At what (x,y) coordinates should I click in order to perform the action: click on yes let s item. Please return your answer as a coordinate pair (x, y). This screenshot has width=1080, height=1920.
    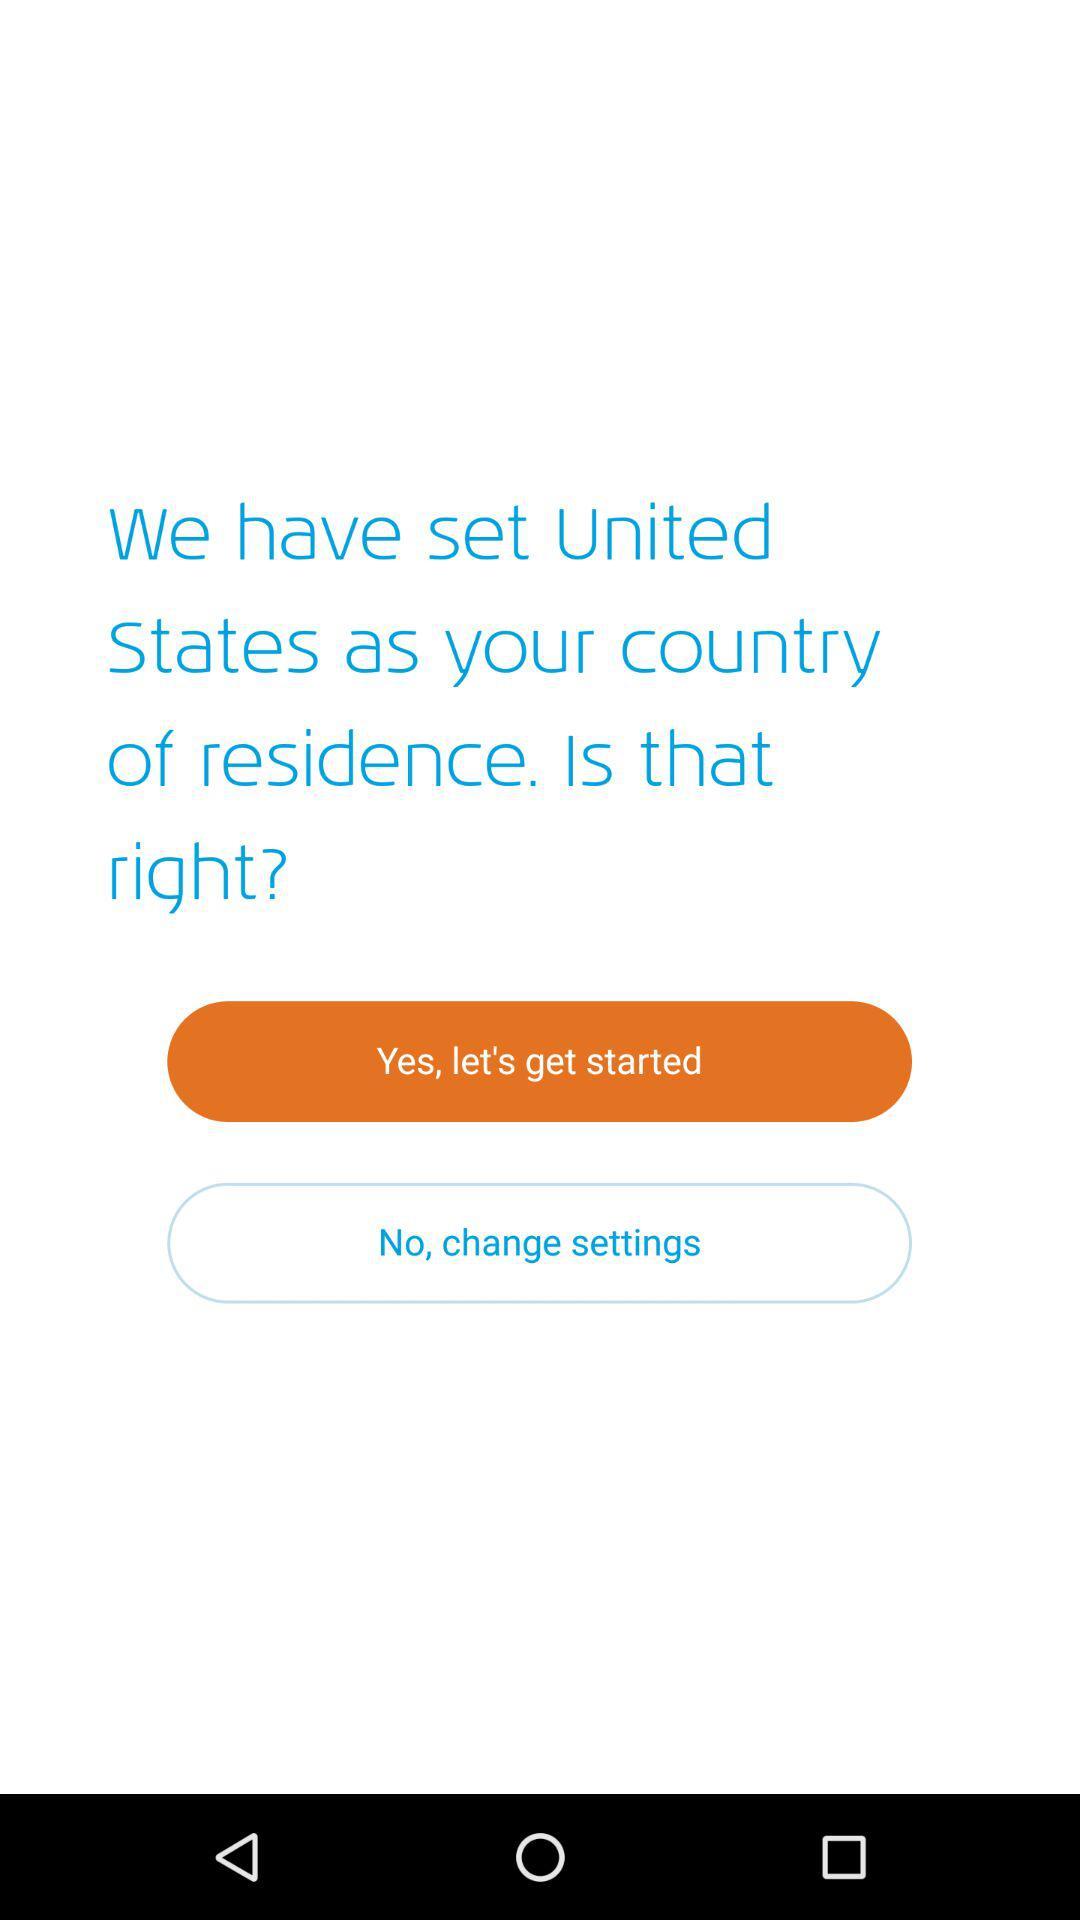
    Looking at the image, I should click on (538, 1060).